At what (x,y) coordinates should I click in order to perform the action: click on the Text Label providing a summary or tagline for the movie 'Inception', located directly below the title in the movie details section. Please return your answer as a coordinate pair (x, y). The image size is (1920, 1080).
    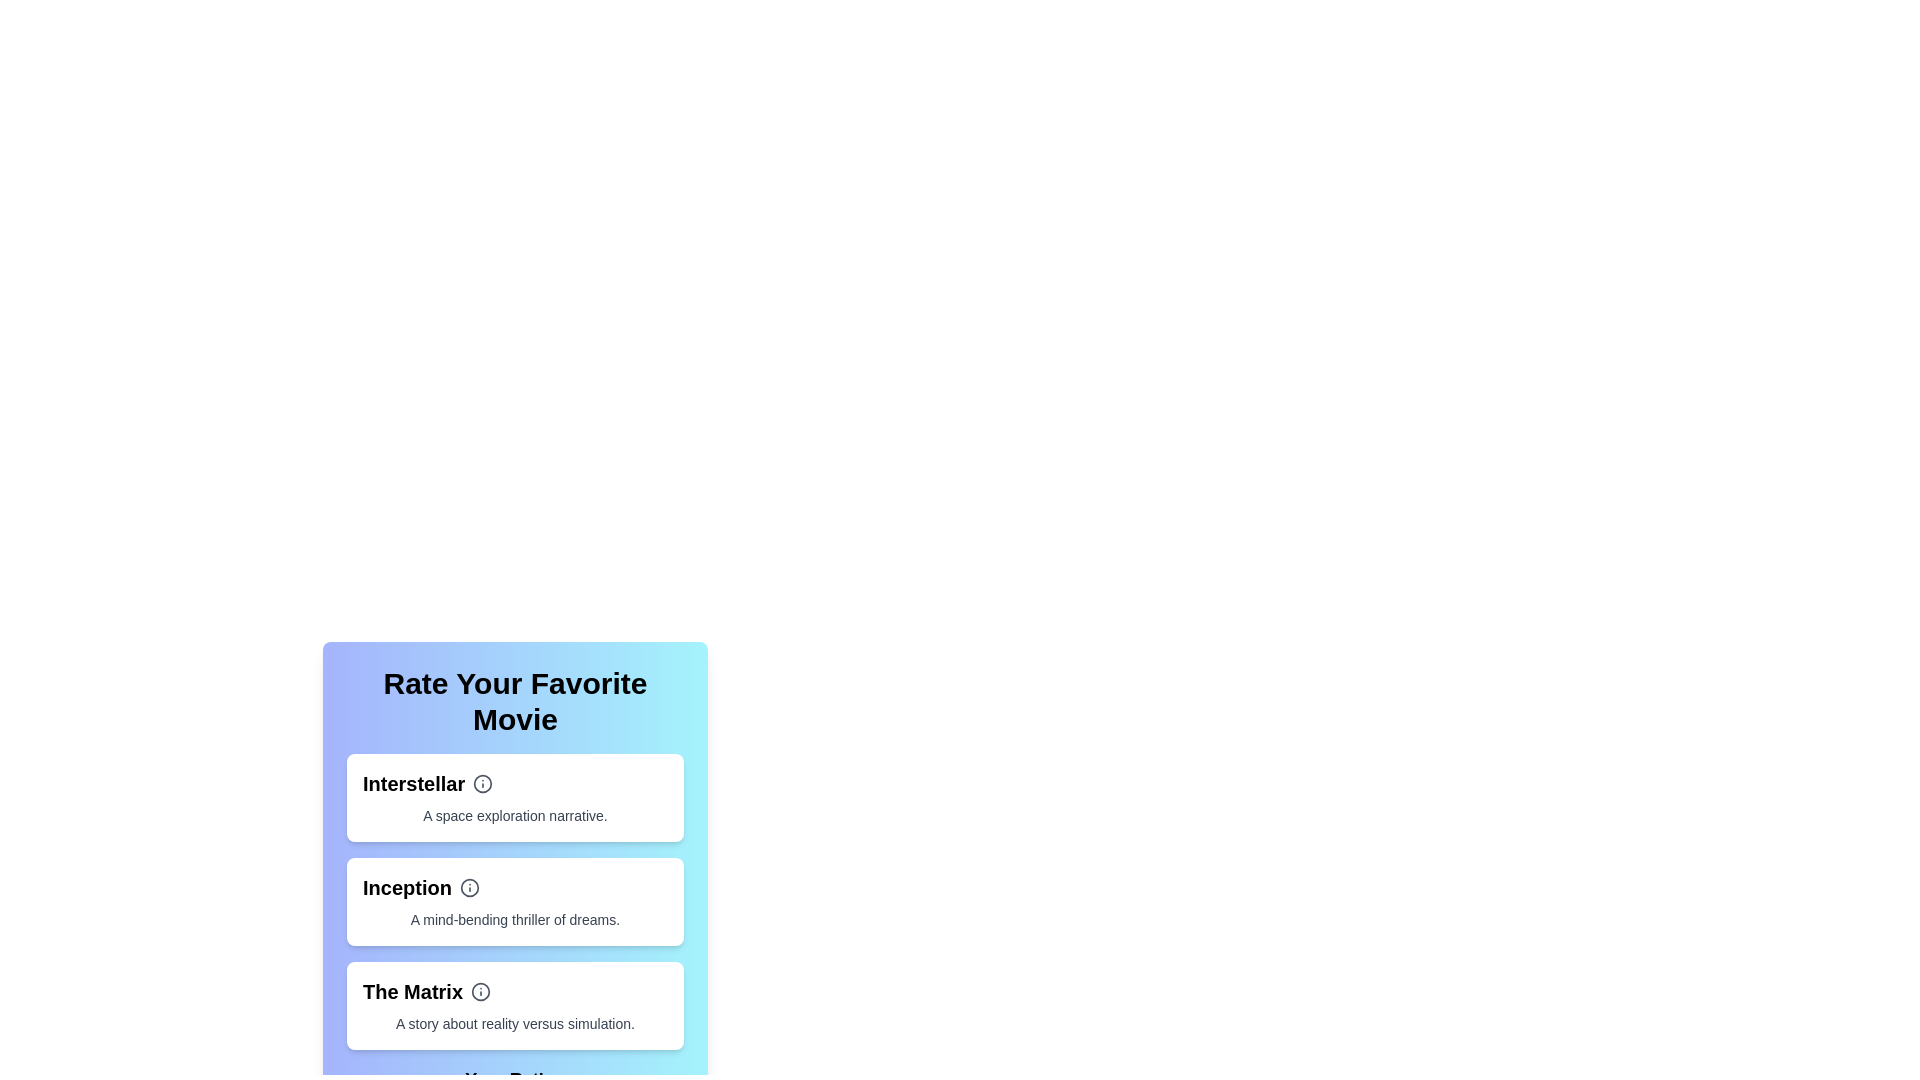
    Looking at the image, I should click on (515, 920).